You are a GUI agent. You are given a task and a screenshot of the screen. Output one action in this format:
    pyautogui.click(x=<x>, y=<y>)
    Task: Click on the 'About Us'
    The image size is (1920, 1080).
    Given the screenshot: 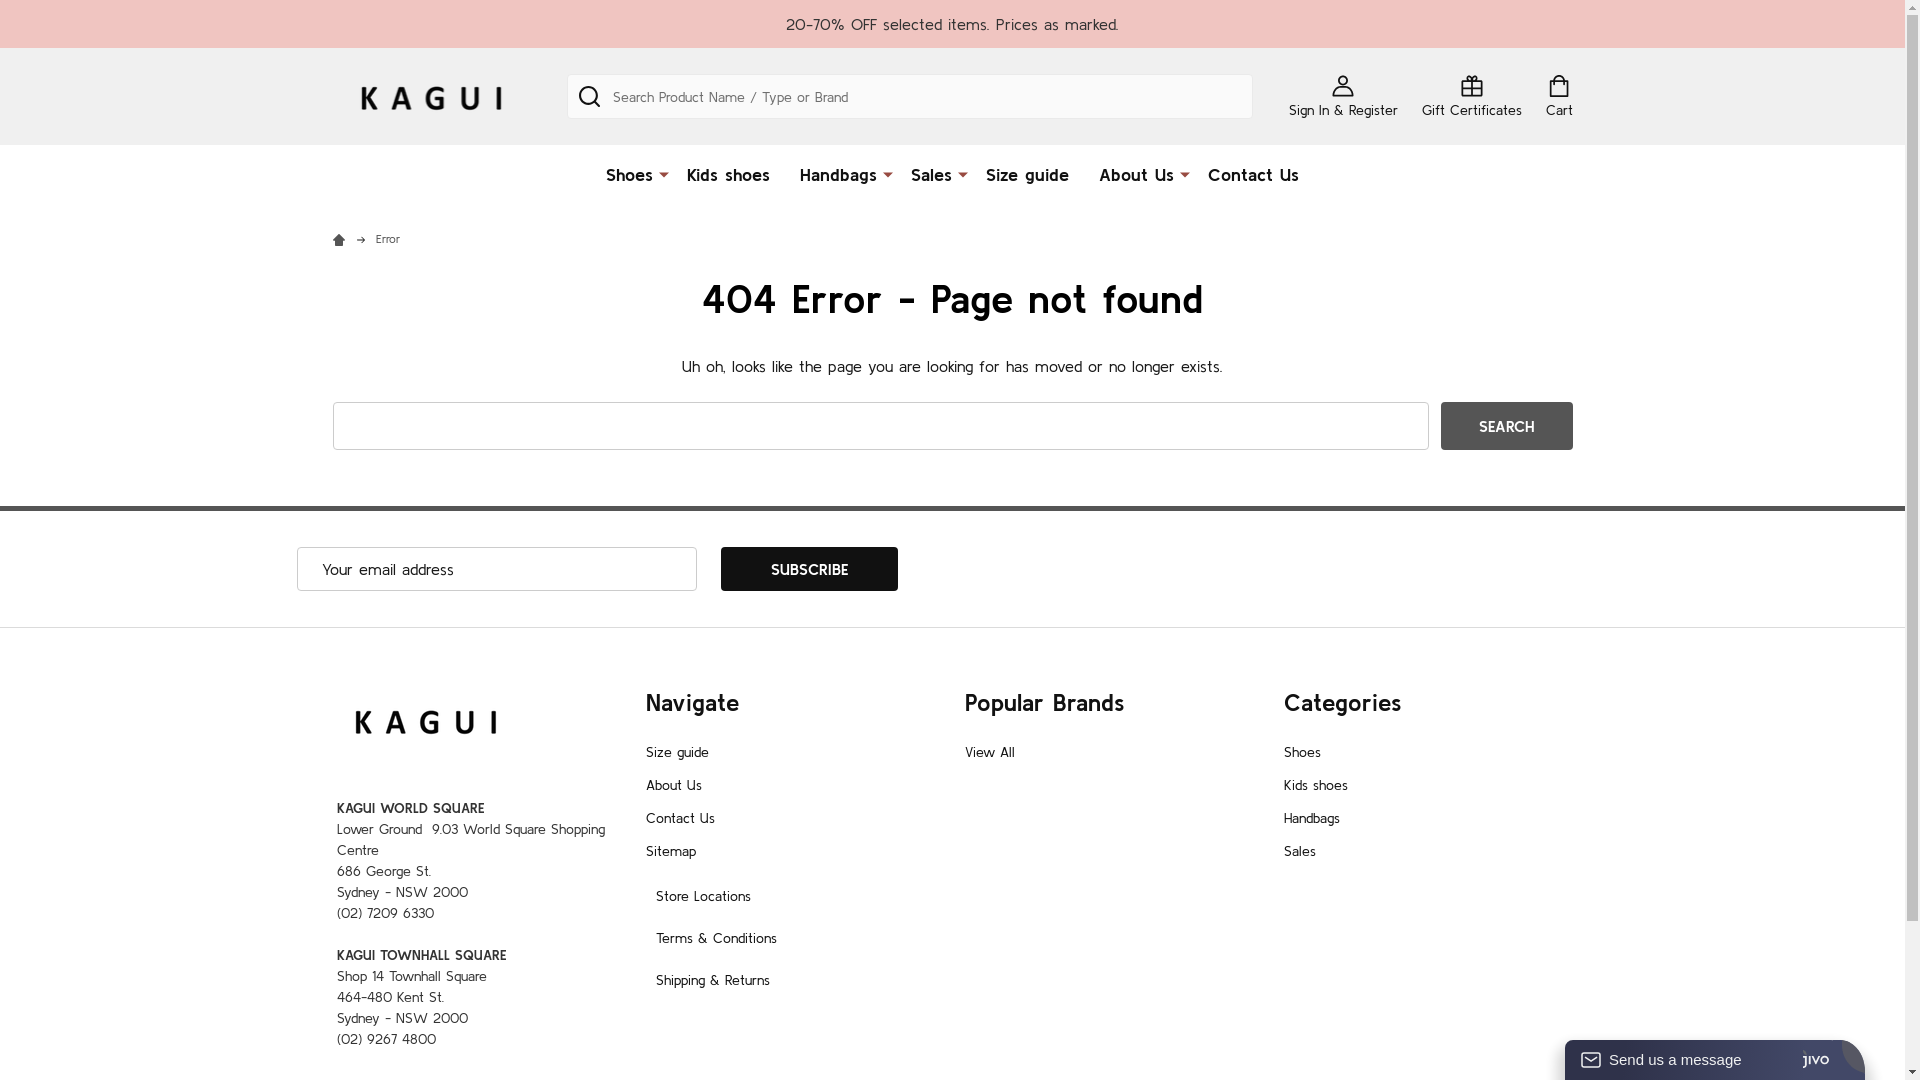 What is the action you would take?
    pyautogui.click(x=673, y=784)
    